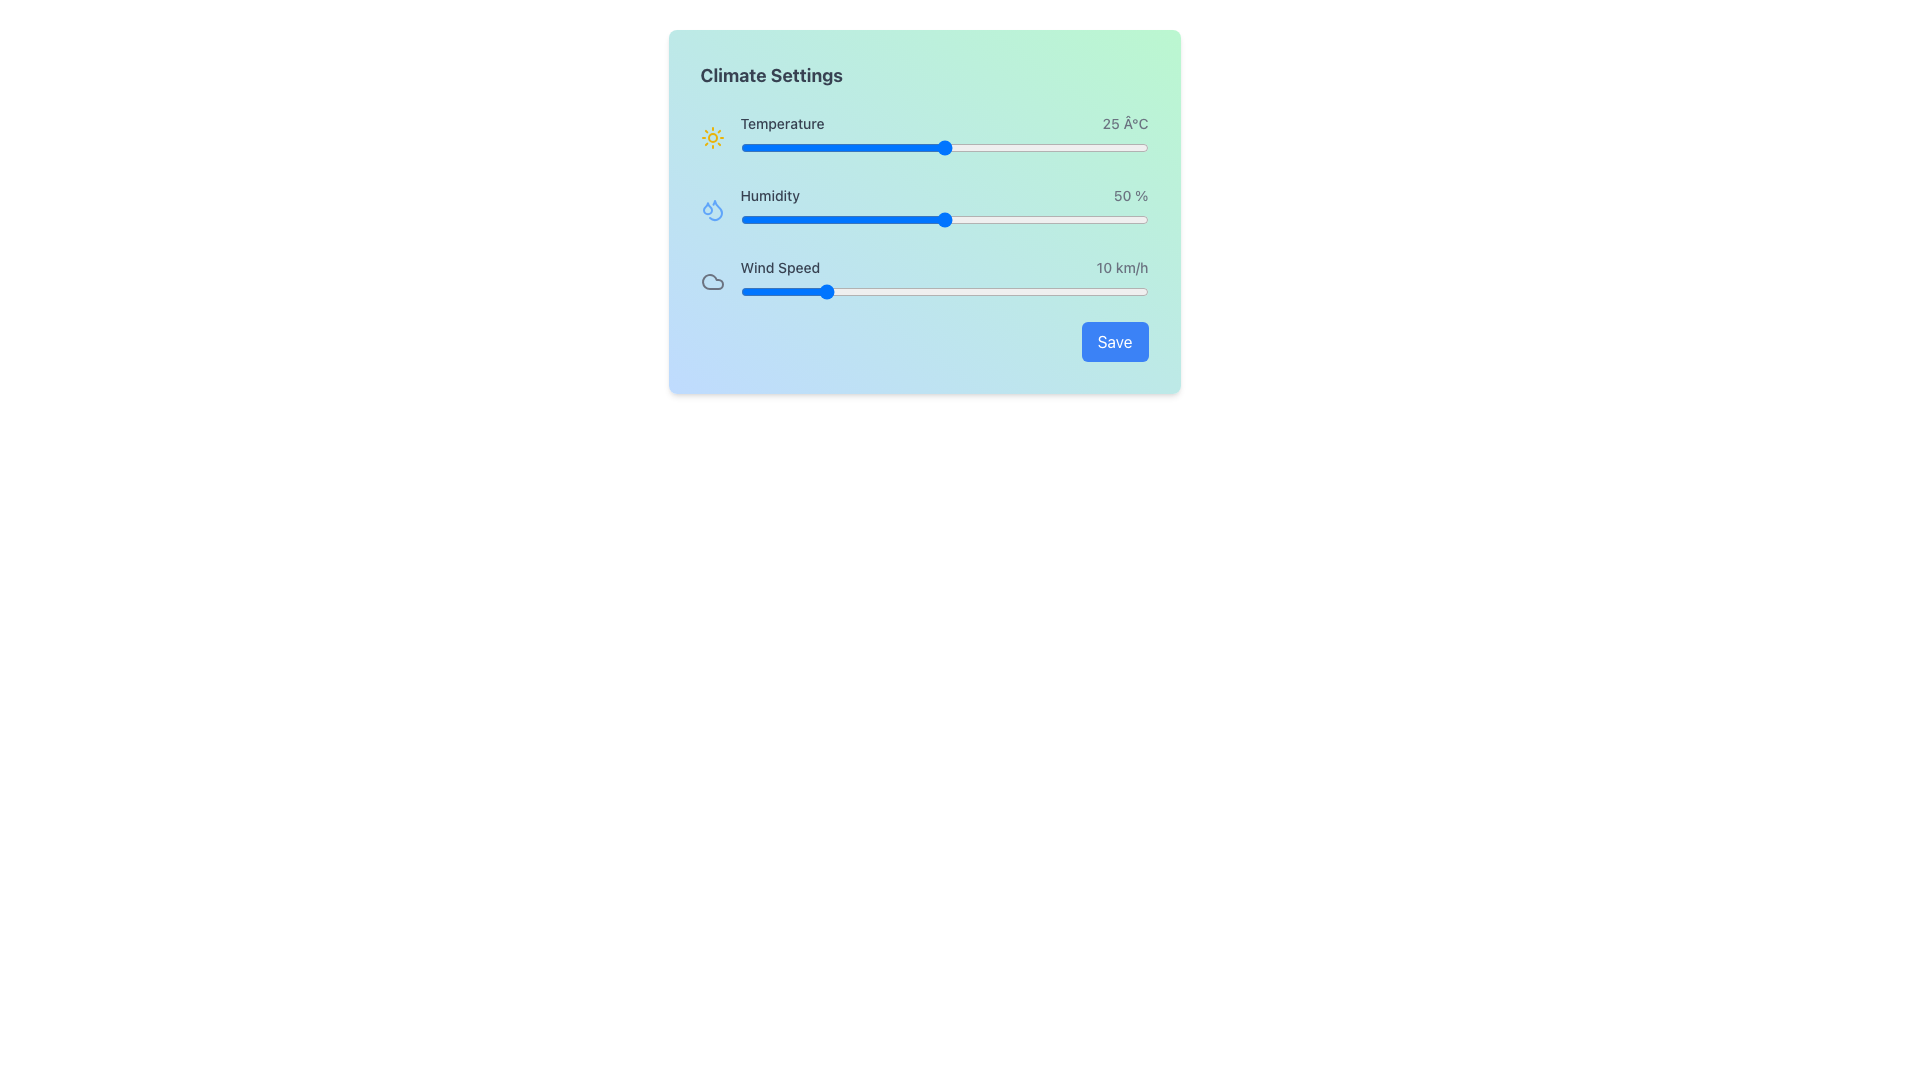  Describe the element at coordinates (947, 219) in the screenshot. I see `humidity` at that location.